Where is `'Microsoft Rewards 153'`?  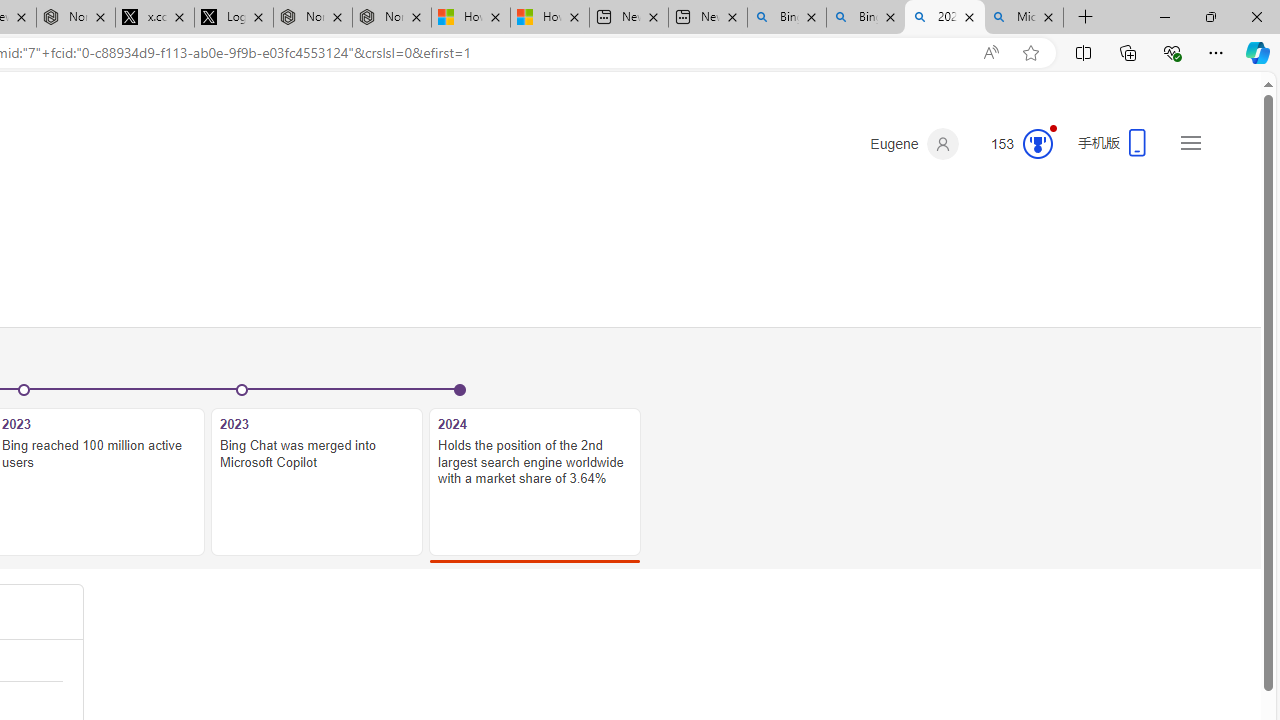 'Microsoft Rewards 153' is located at coordinates (1014, 143).